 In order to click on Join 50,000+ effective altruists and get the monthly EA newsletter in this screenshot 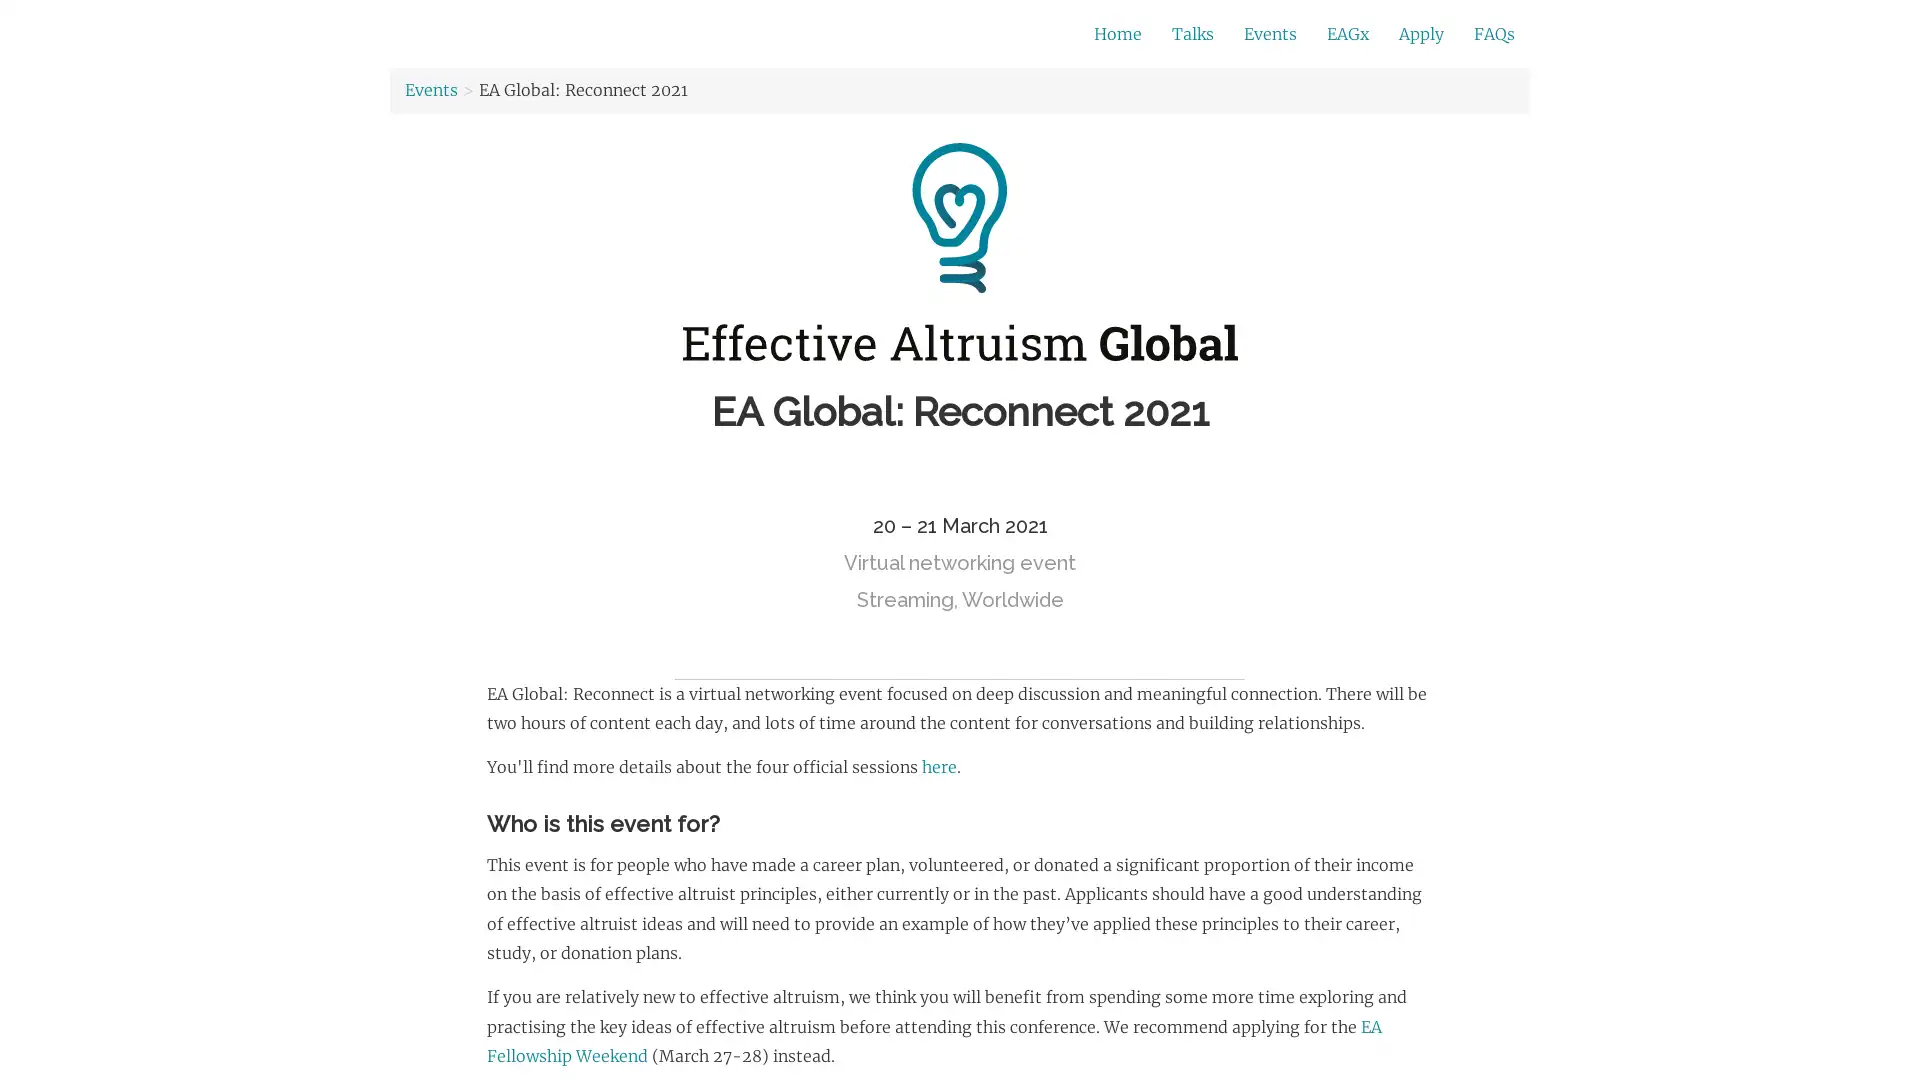, I will do `click(815, 34)`.